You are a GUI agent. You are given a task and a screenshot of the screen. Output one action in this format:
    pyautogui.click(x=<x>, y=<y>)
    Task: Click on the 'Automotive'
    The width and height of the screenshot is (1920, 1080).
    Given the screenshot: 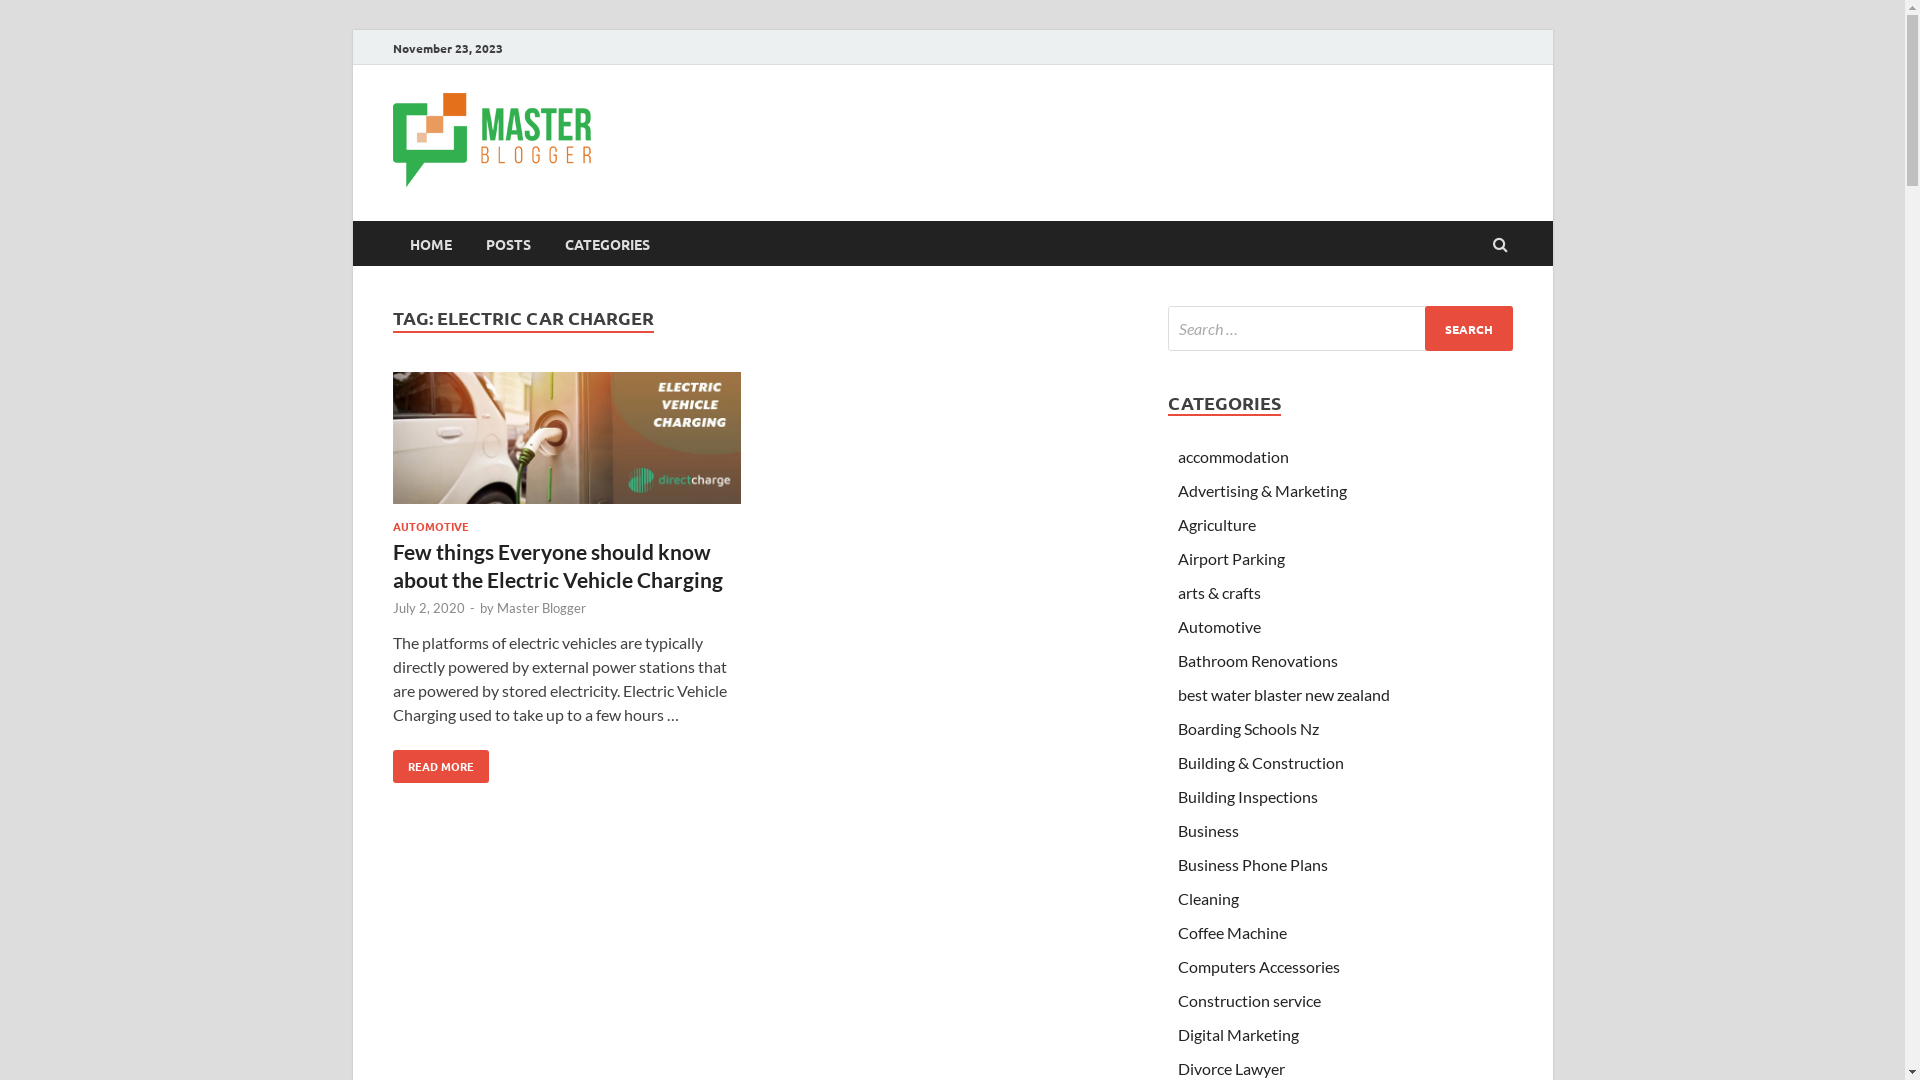 What is the action you would take?
    pyautogui.click(x=1218, y=625)
    